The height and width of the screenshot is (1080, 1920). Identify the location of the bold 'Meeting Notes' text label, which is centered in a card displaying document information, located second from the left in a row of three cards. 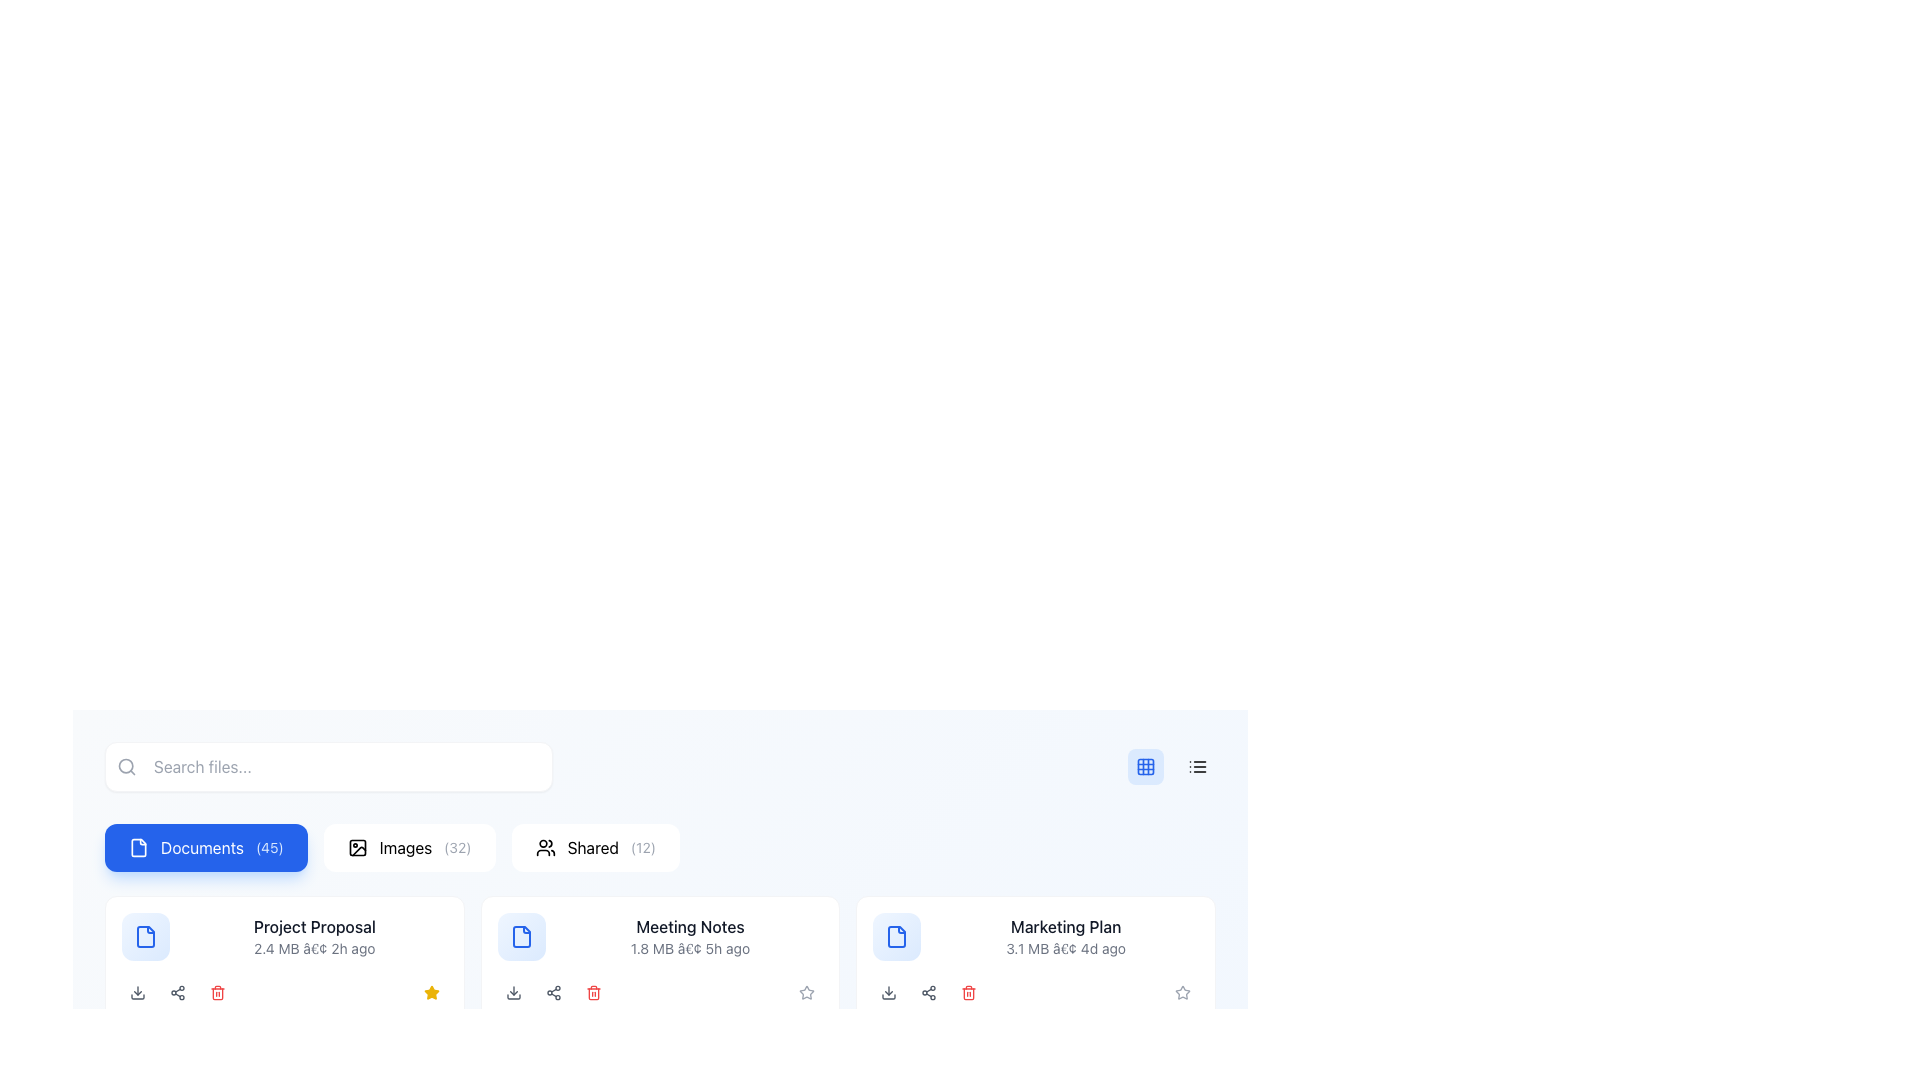
(690, 926).